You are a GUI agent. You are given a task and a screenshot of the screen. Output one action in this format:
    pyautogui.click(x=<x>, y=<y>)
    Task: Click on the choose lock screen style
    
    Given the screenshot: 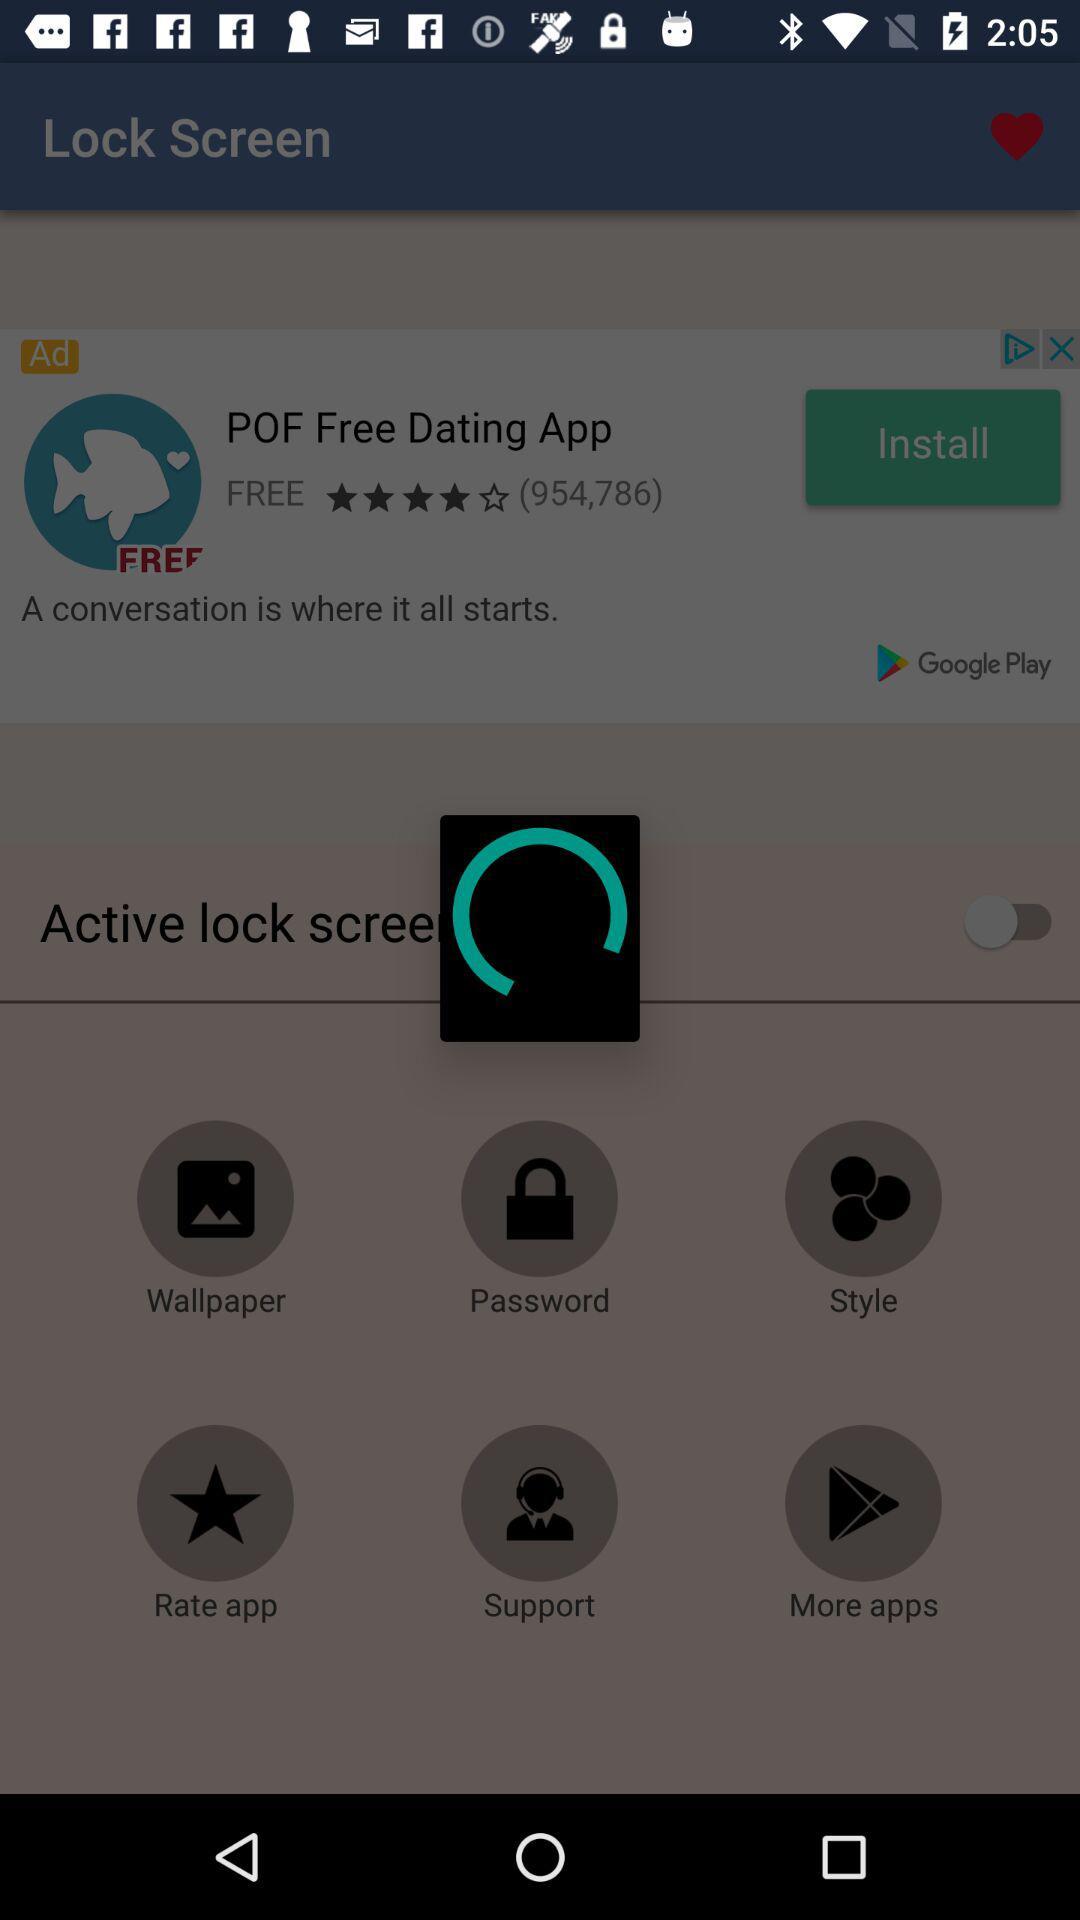 What is the action you would take?
    pyautogui.click(x=863, y=1199)
    